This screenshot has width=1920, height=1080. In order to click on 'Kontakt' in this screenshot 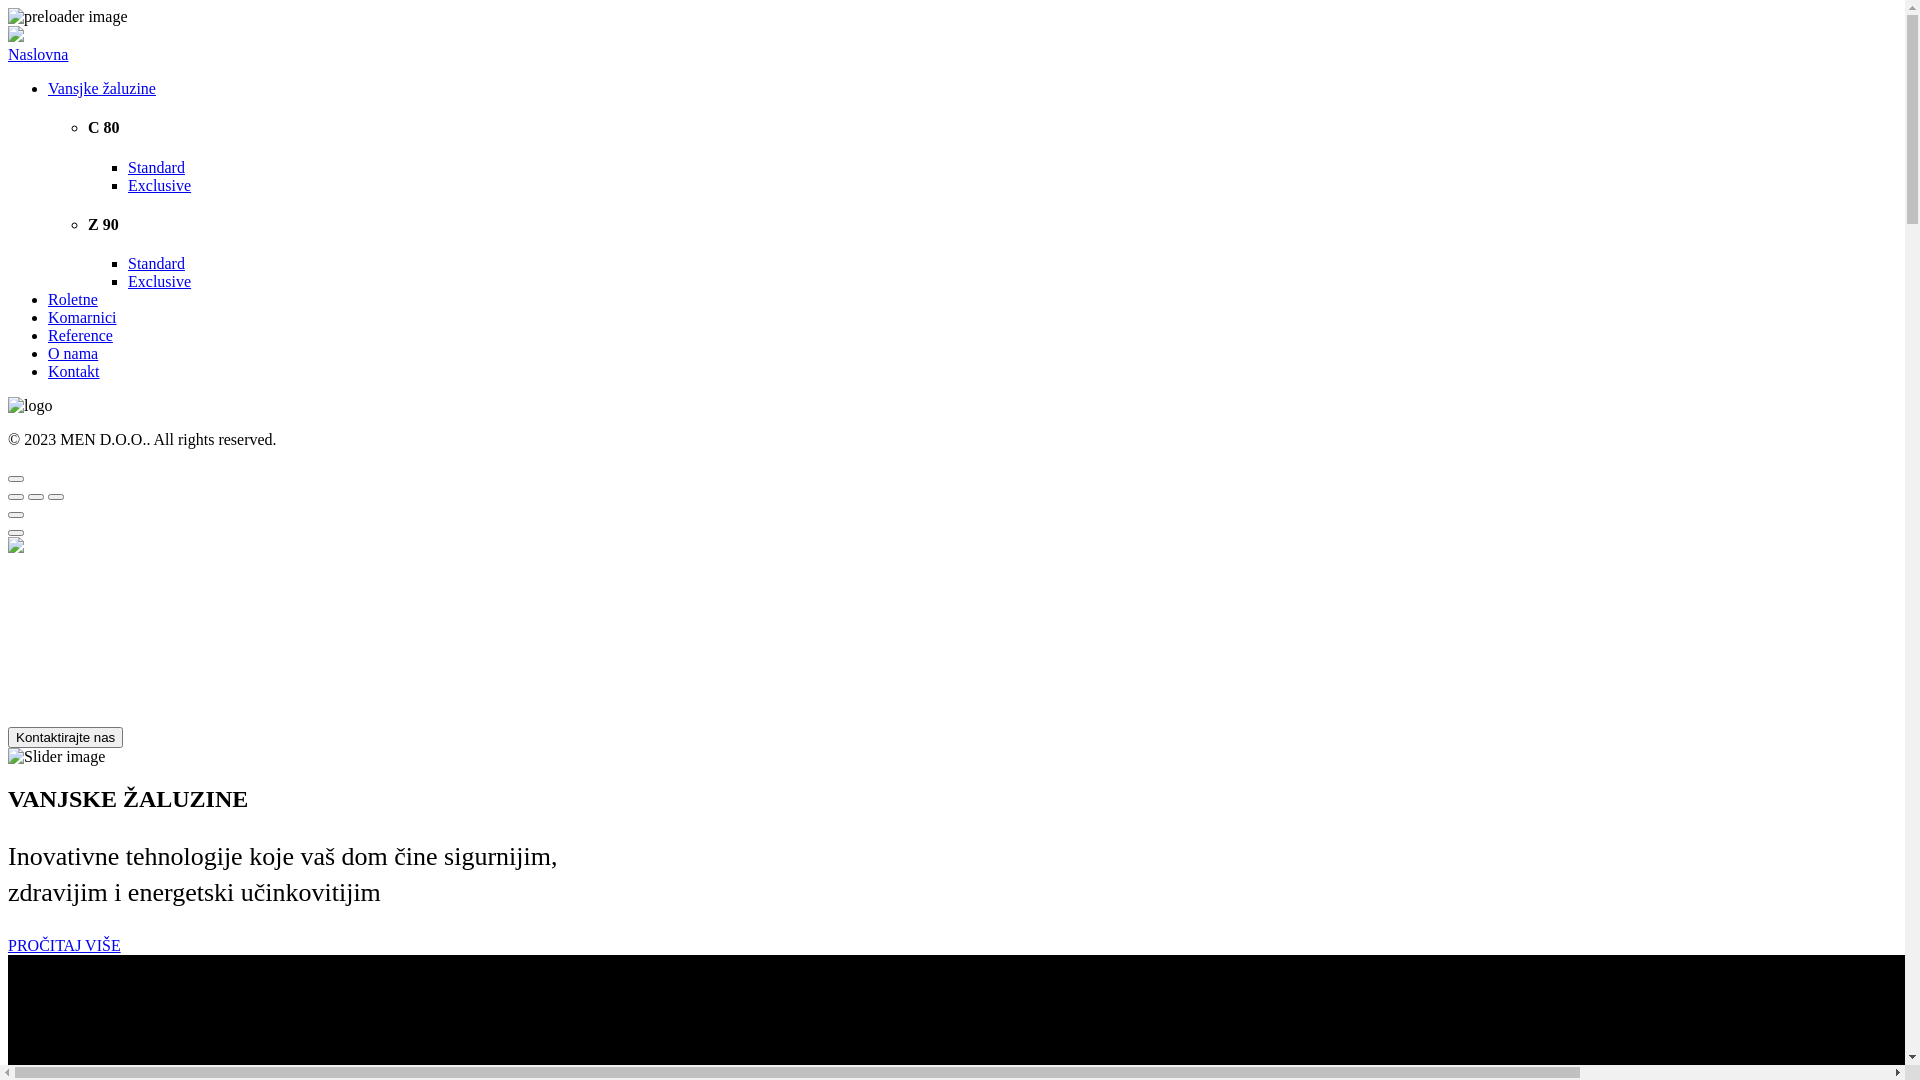, I will do `click(73, 371)`.